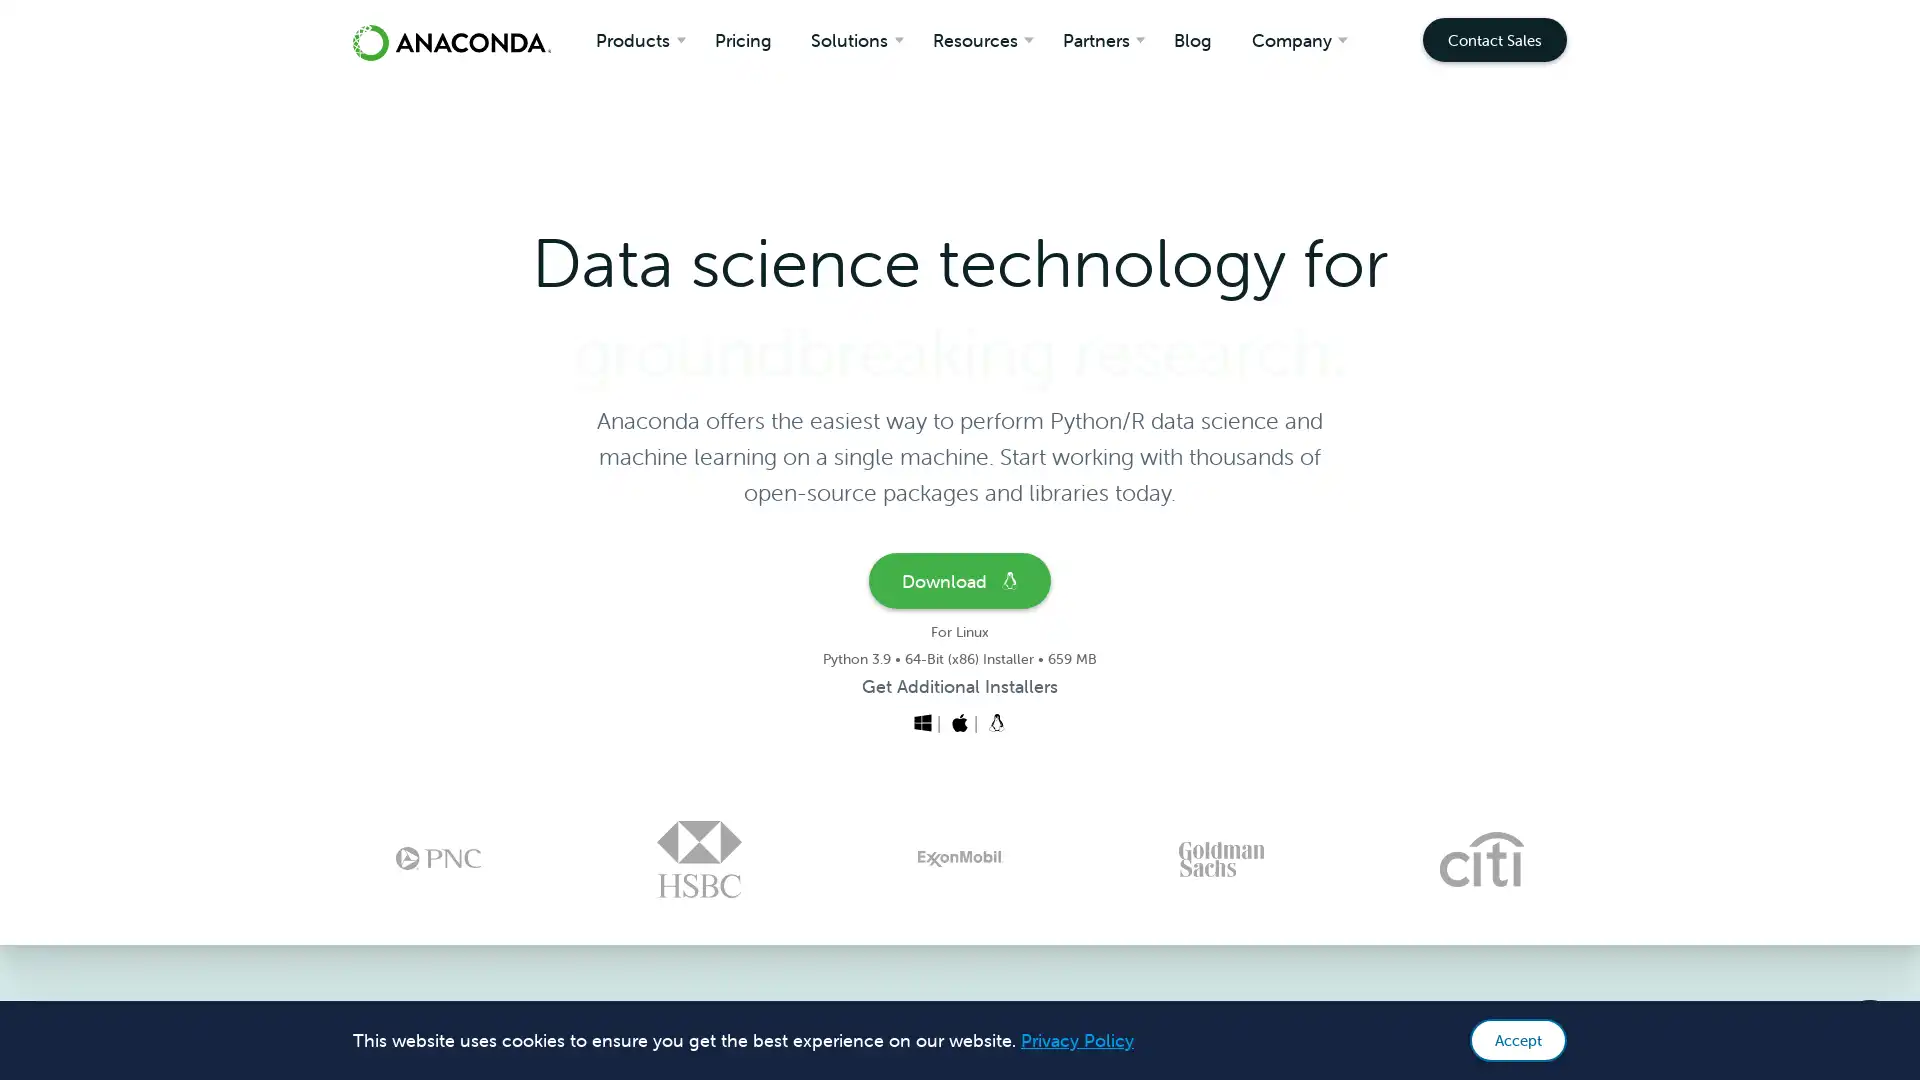 The image size is (1920, 1080). What do you see at coordinates (1076, 1038) in the screenshot?
I see `learn more about cookies` at bounding box center [1076, 1038].